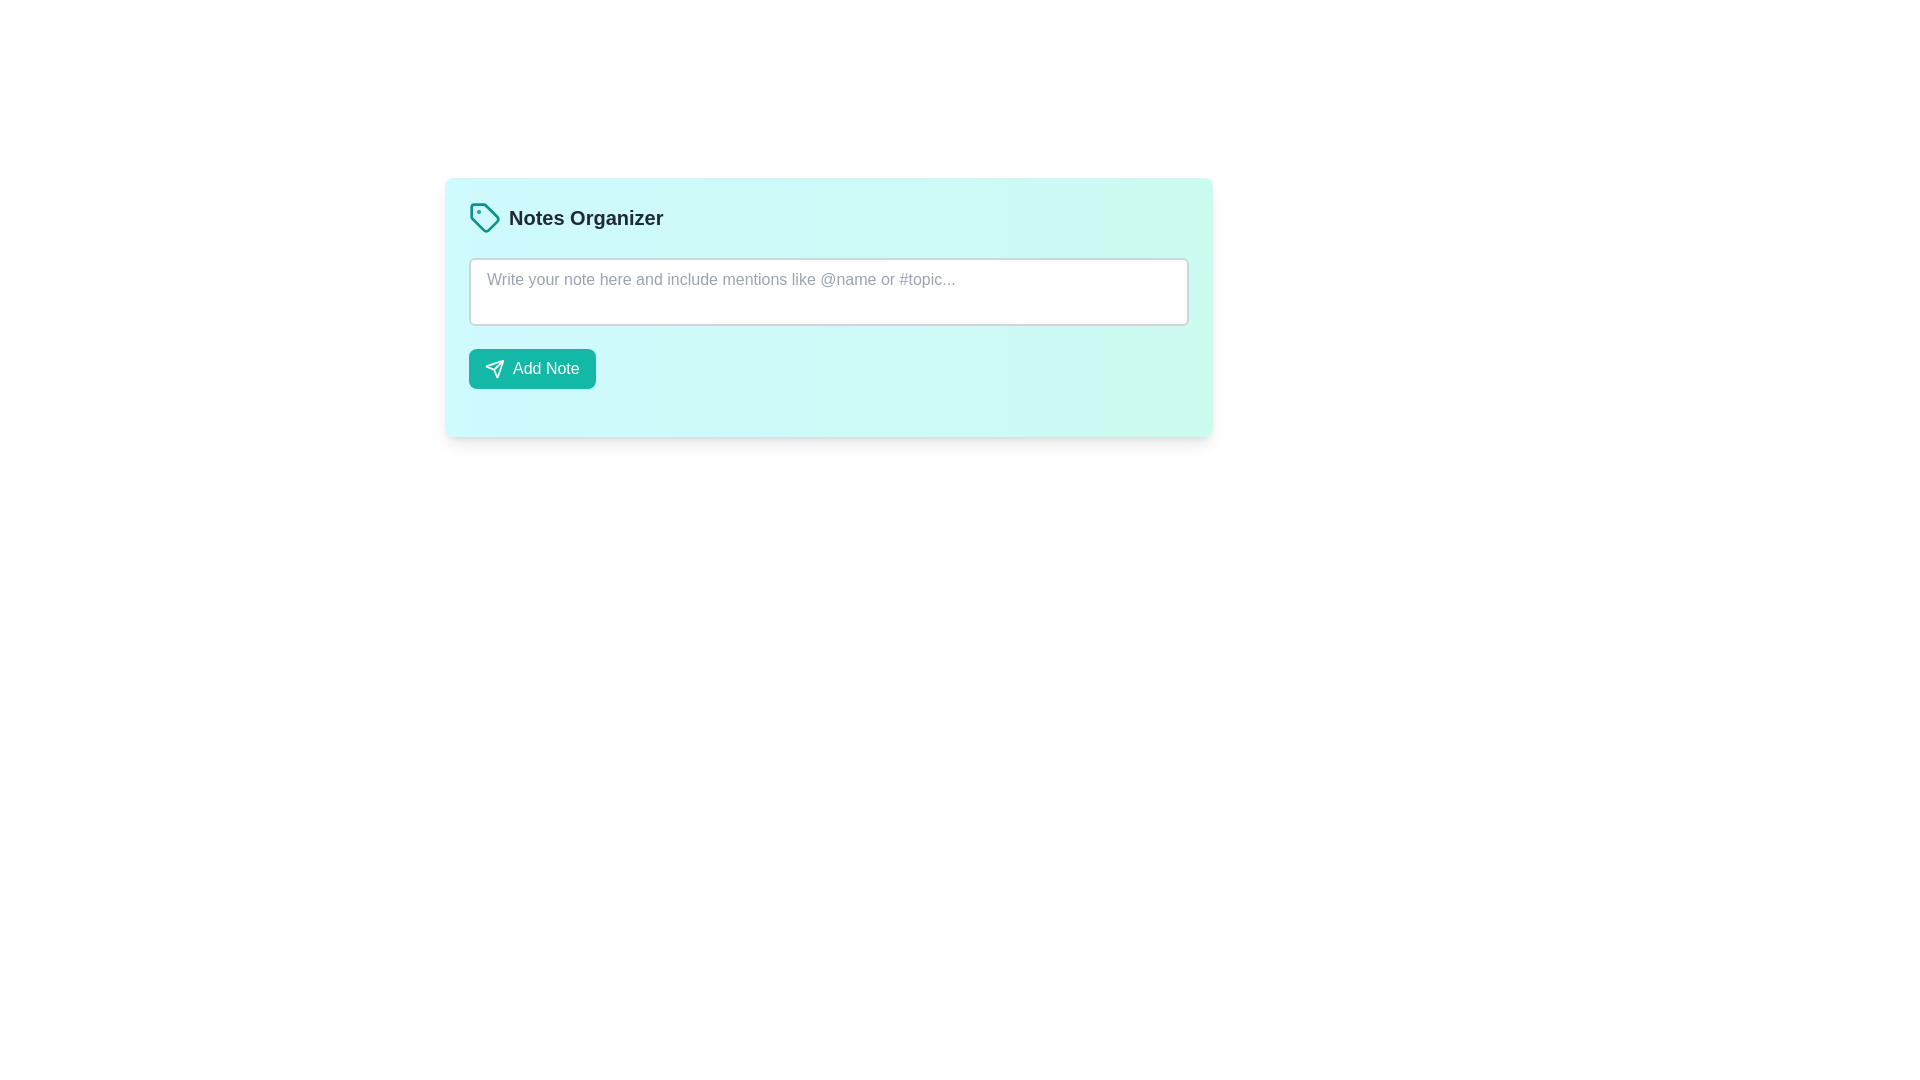 The height and width of the screenshot is (1080, 1920). I want to click on around the title text element located to the right of a teal-colored tag icon, serving as a heading for the notes interface, so click(585, 218).